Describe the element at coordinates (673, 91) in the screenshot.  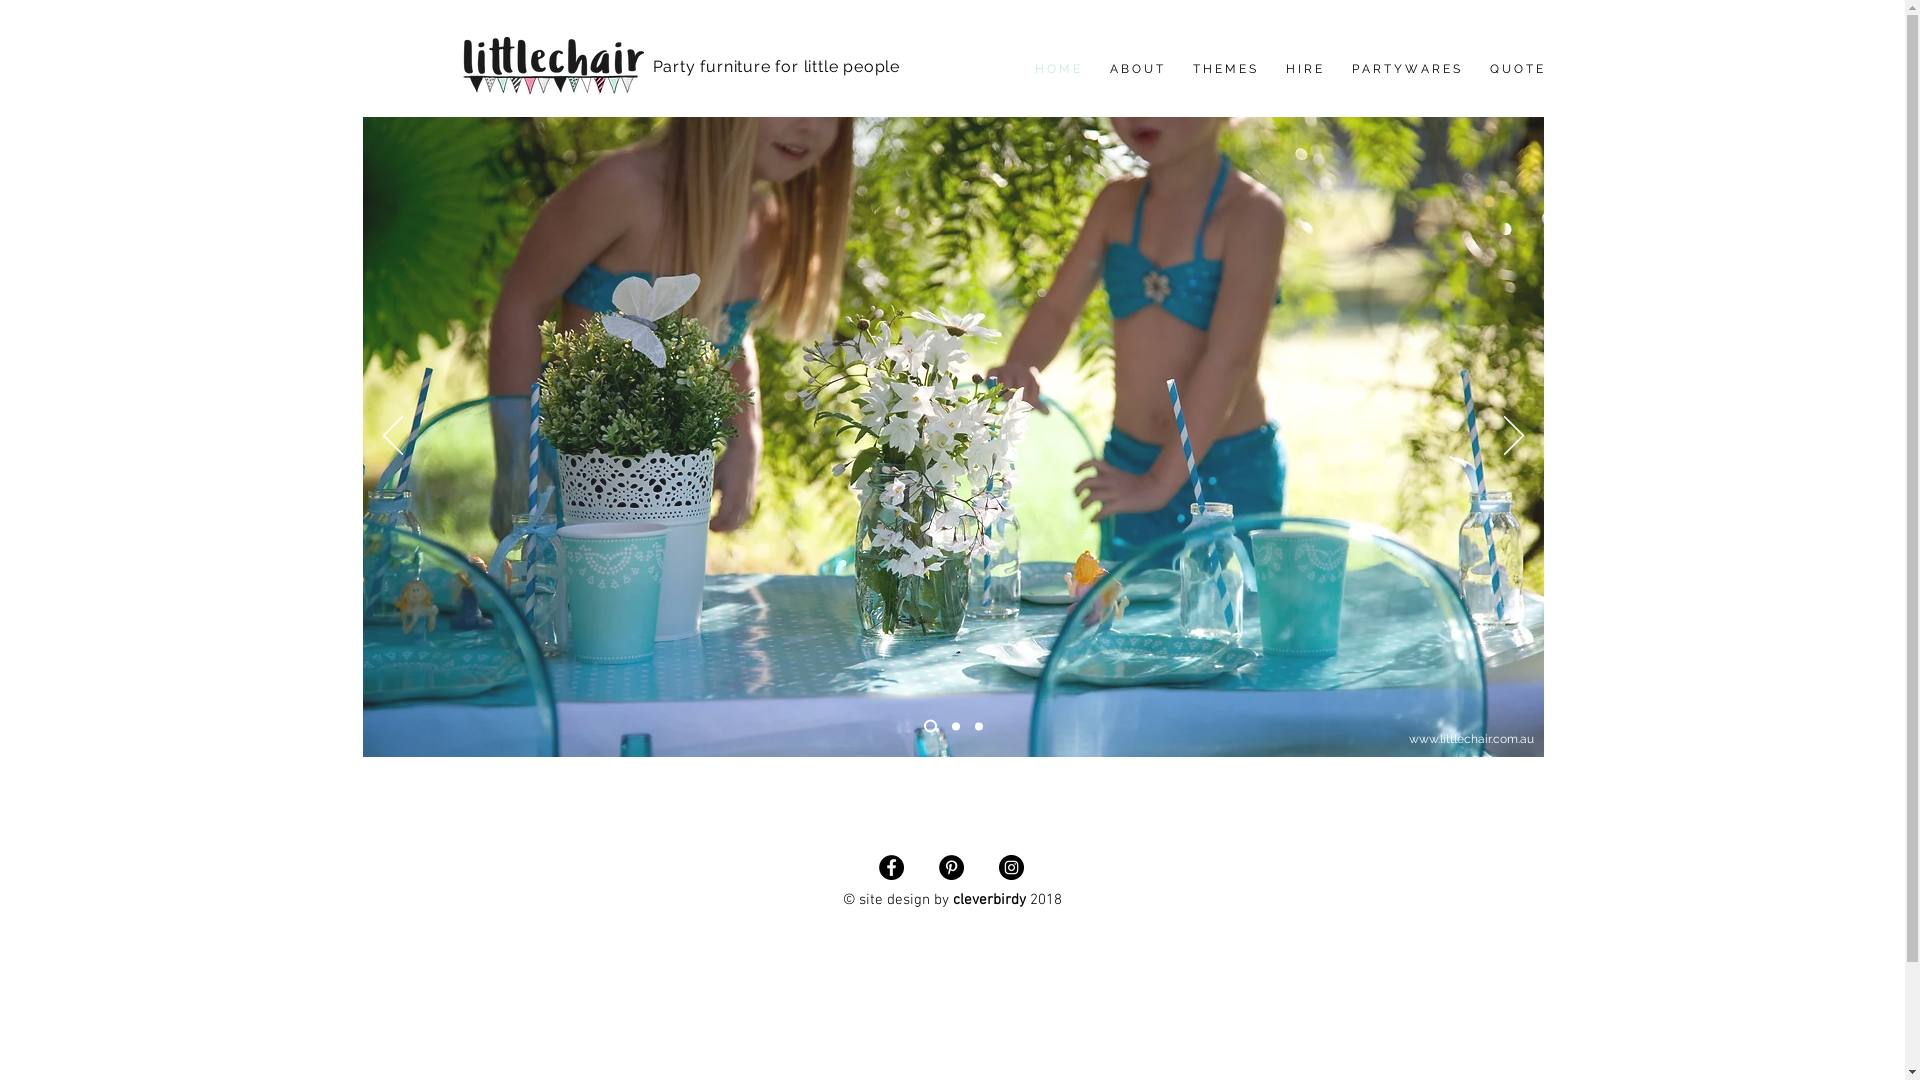
I see `'Ivanhoe'` at that location.